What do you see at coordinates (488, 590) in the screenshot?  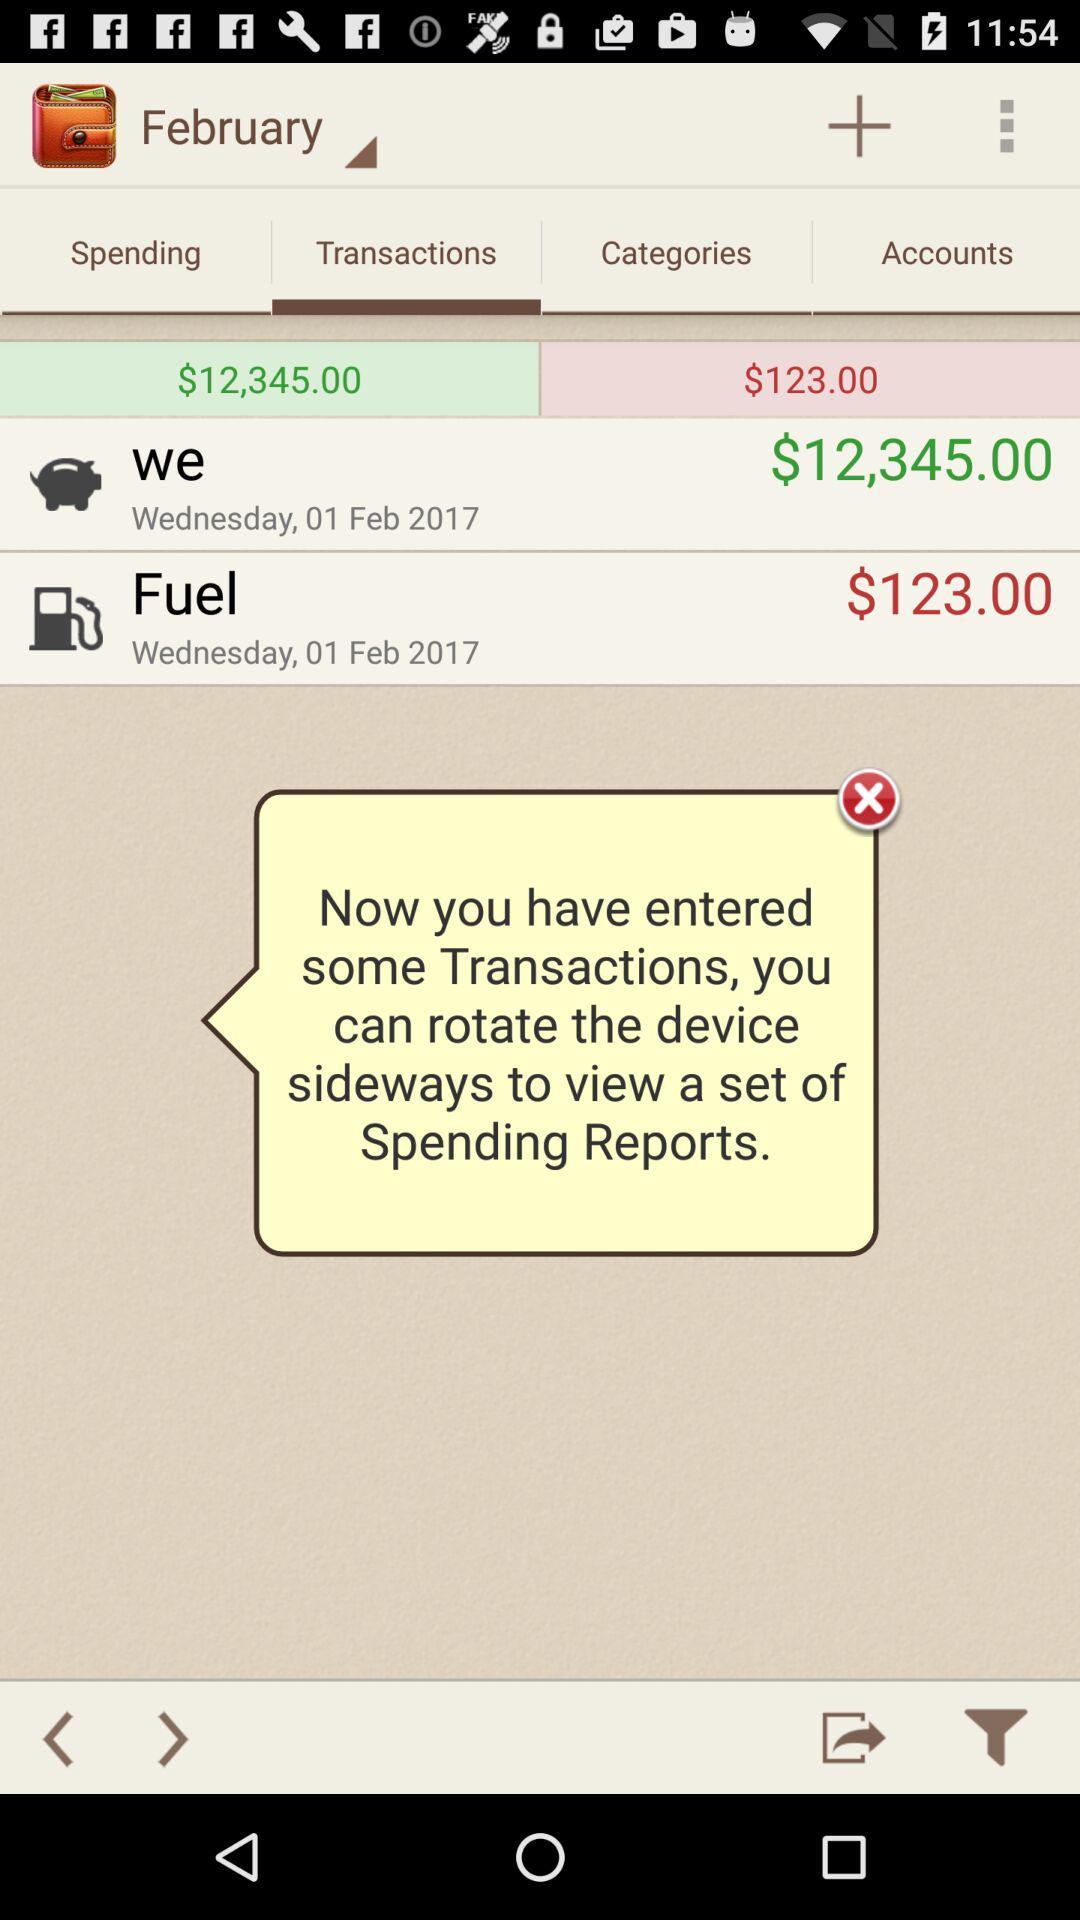 I see `the fuel app` at bounding box center [488, 590].